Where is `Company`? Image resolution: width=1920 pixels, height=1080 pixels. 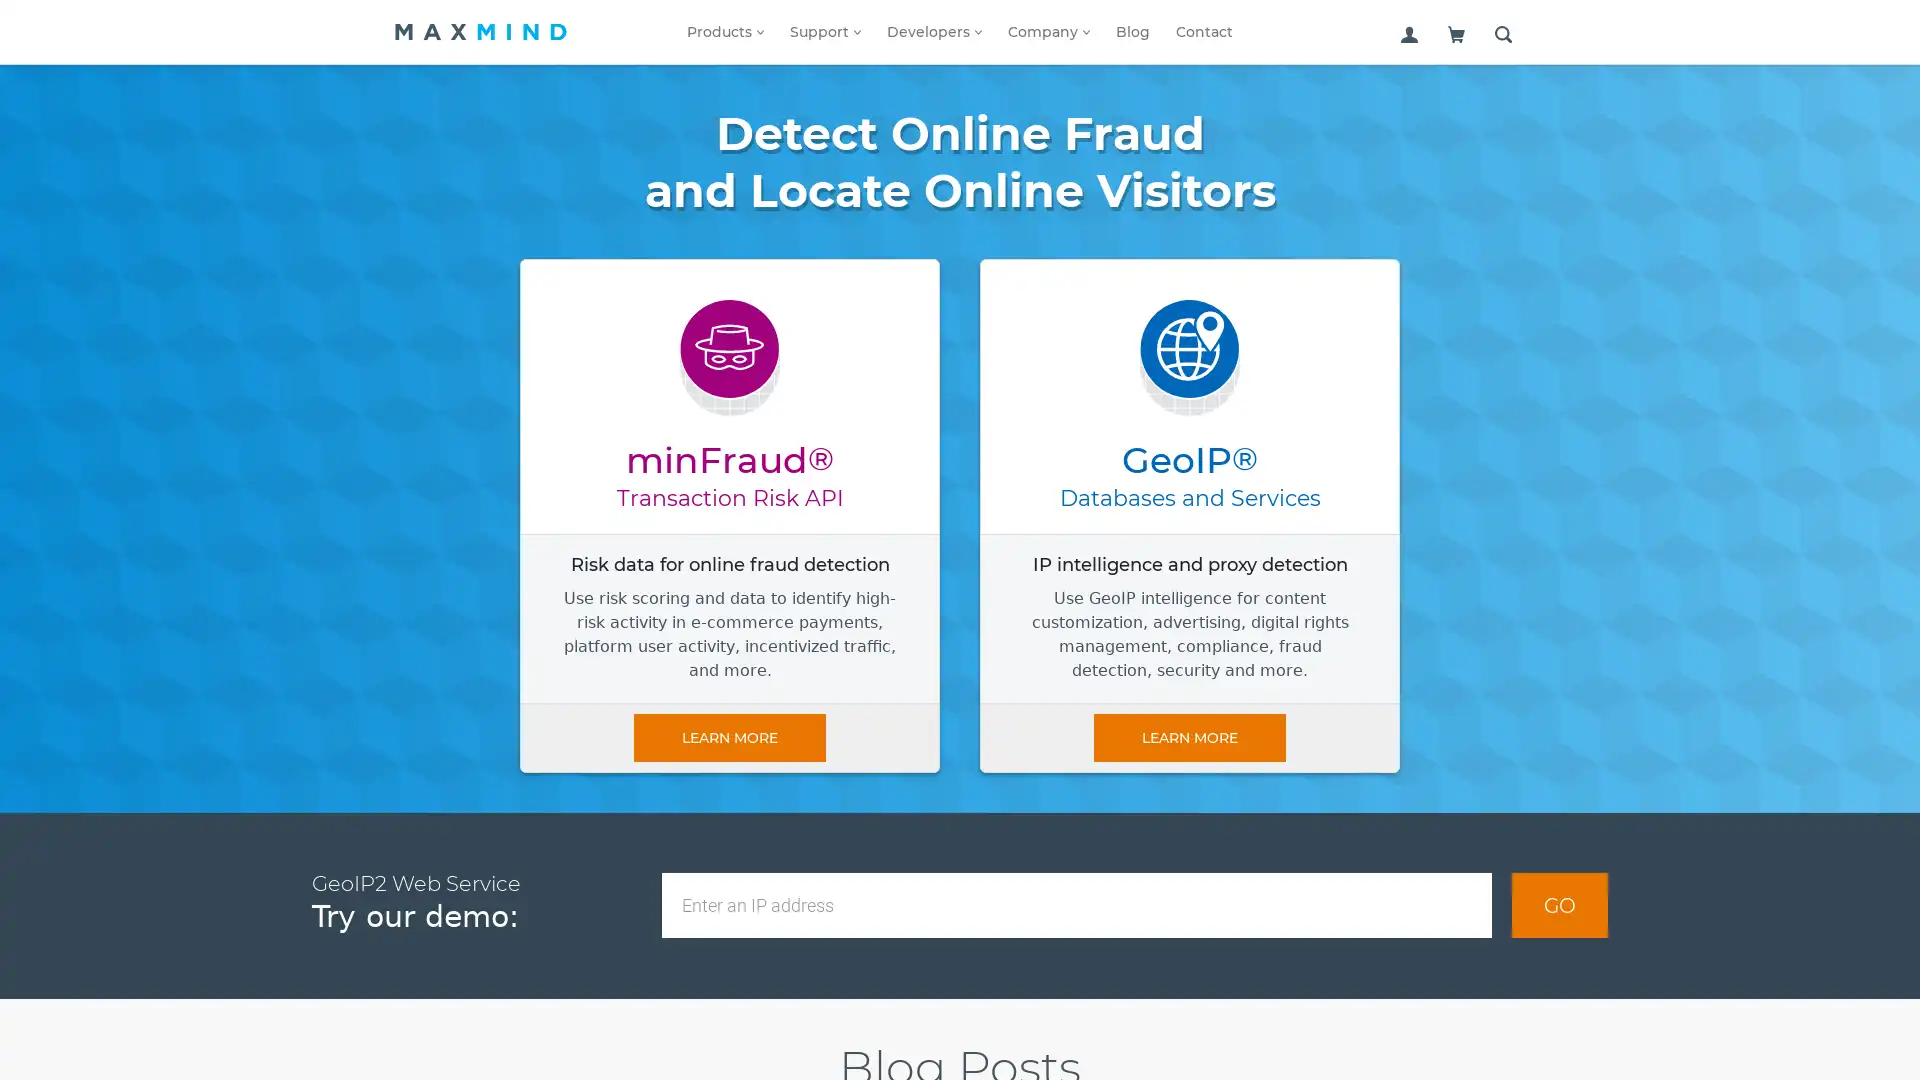
Company is located at coordinates (1048, 31).